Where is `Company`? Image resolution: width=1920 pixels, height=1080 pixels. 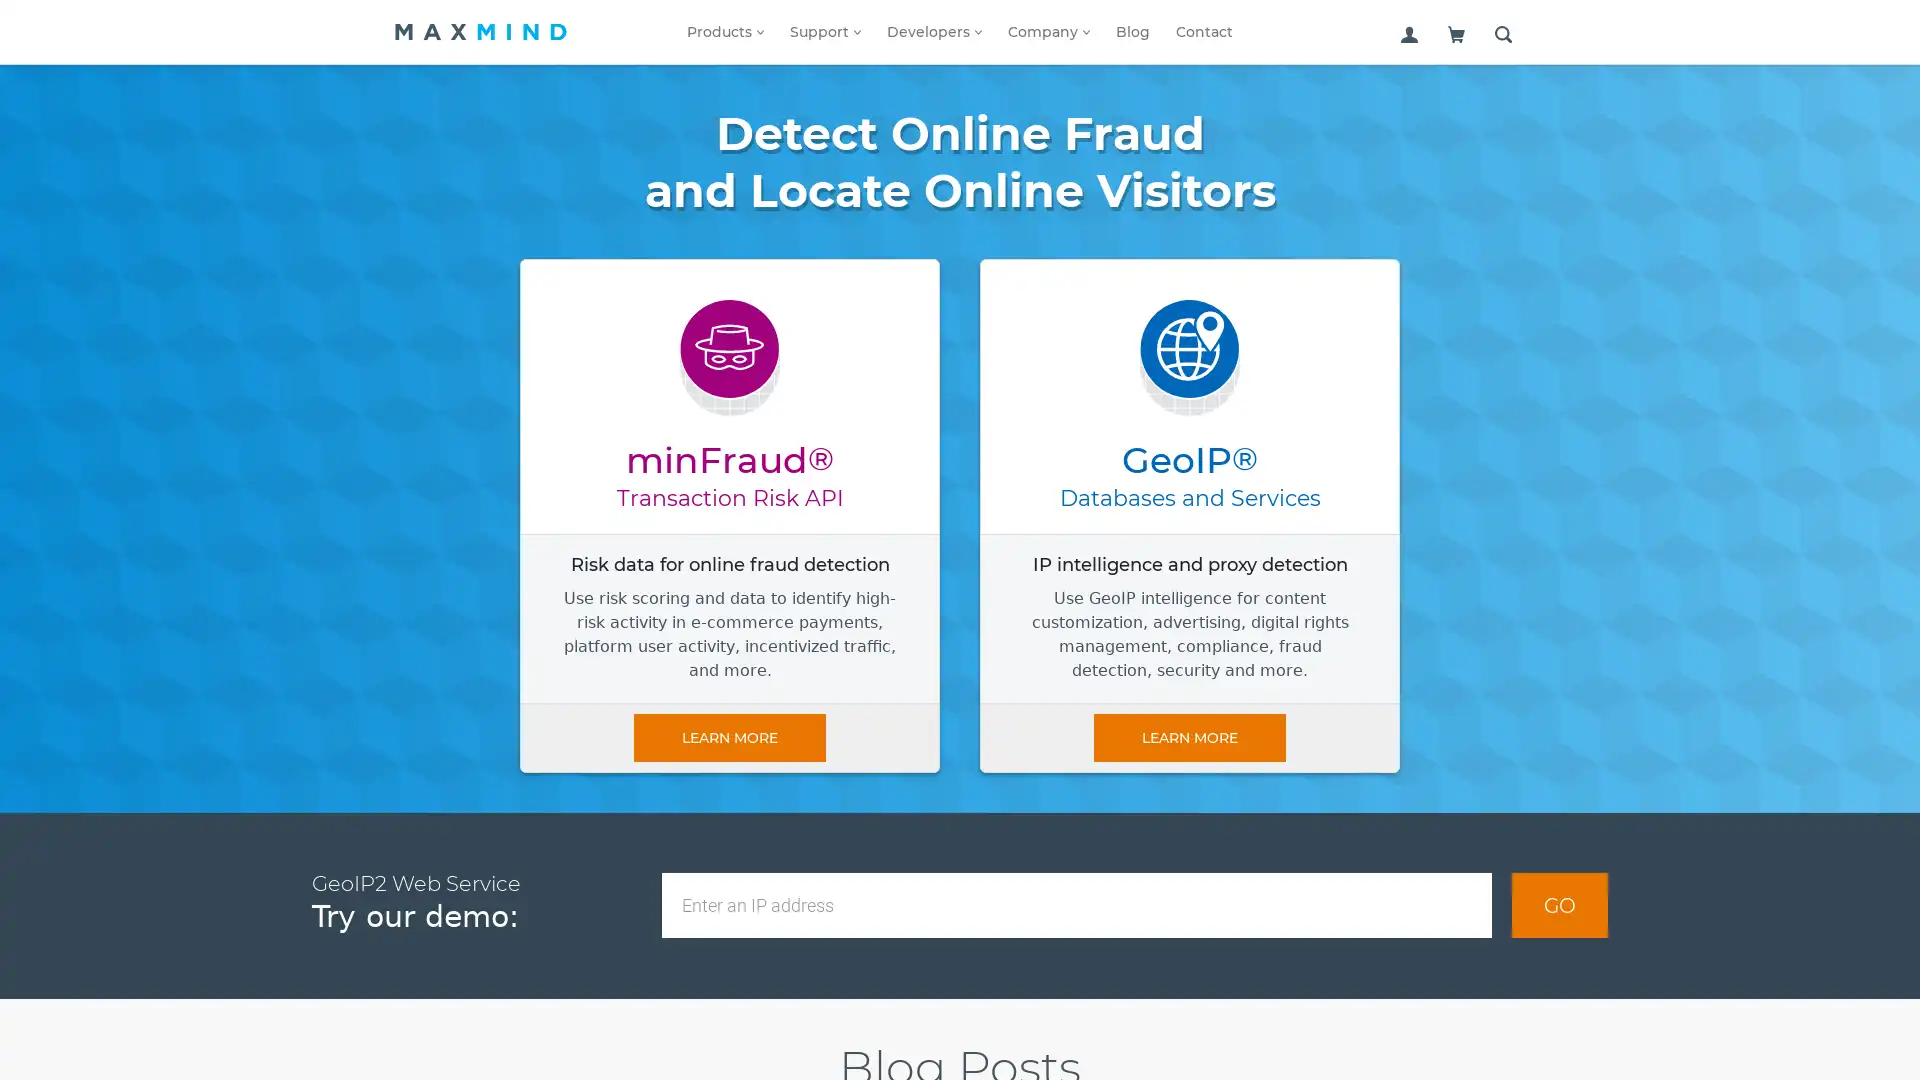
Company is located at coordinates (1048, 31).